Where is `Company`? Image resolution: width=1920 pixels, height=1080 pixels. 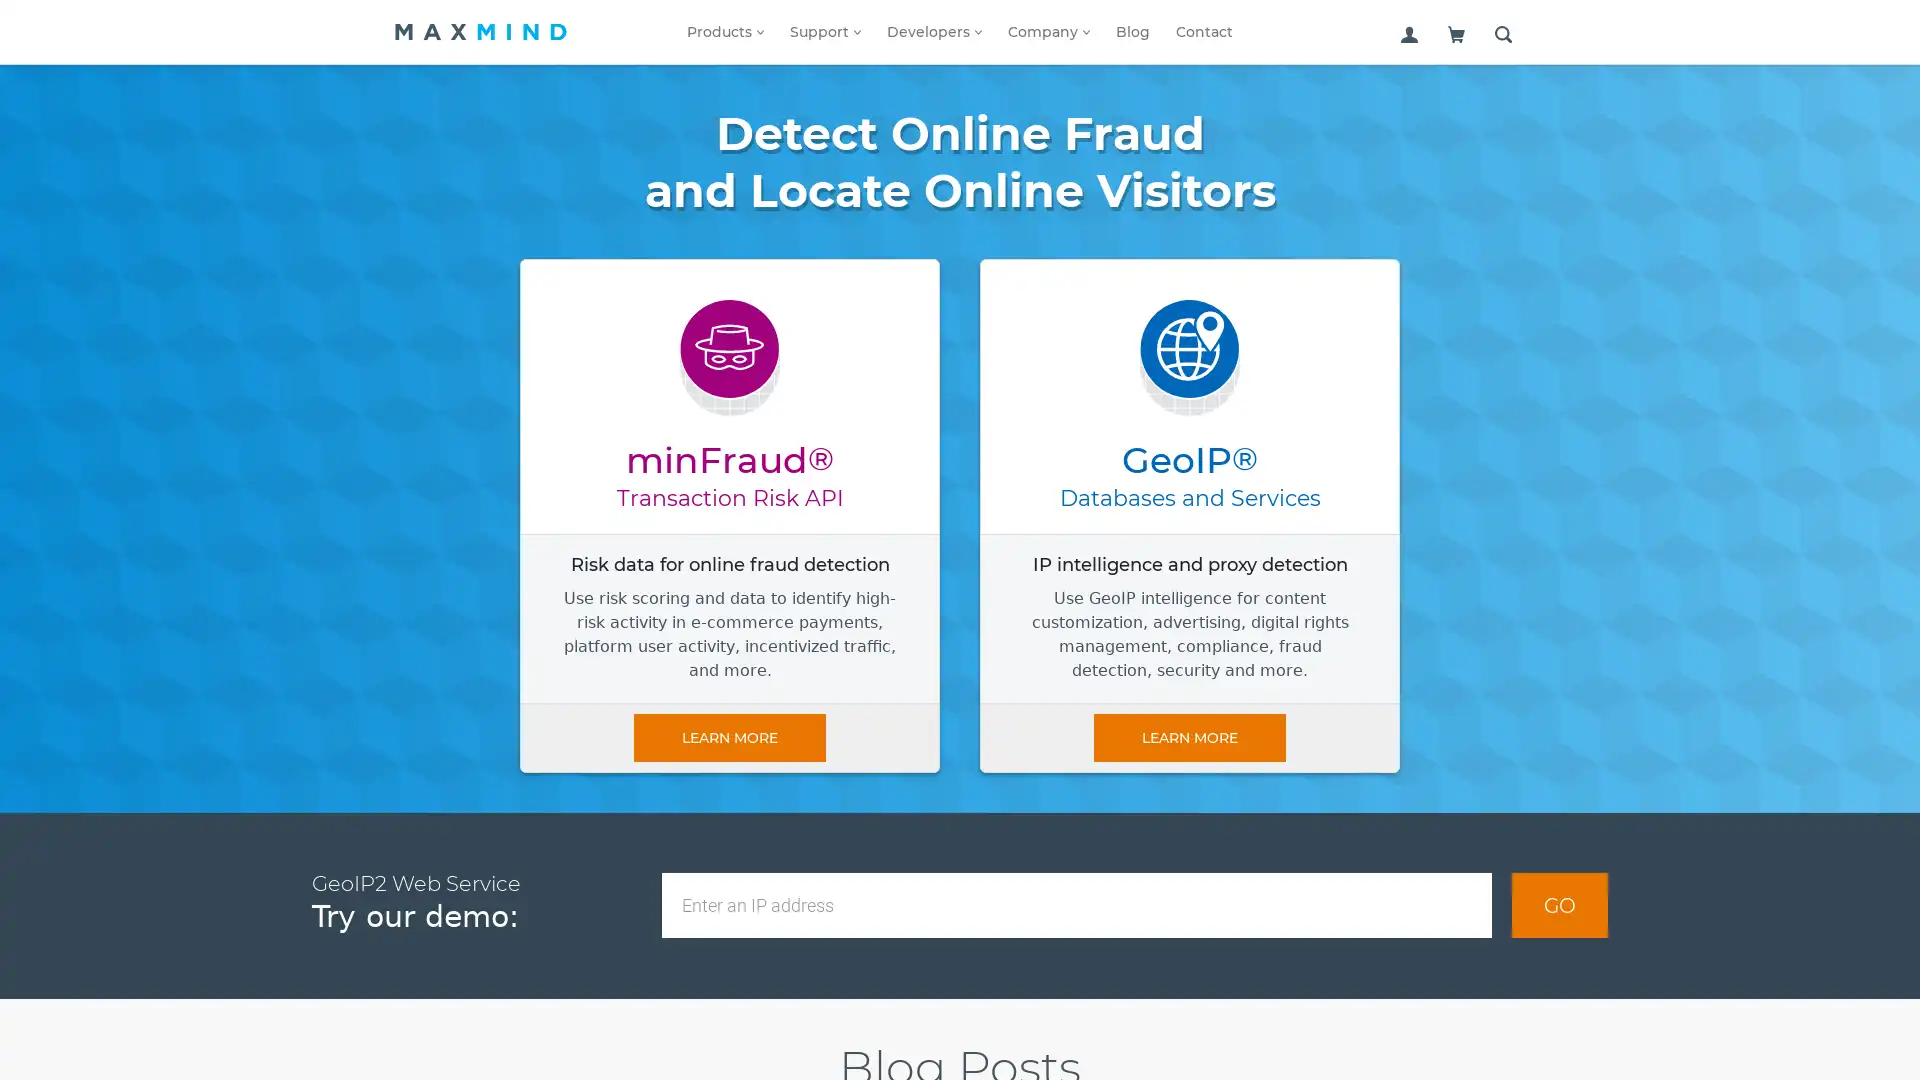
Company is located at coordinates (1048, 31).